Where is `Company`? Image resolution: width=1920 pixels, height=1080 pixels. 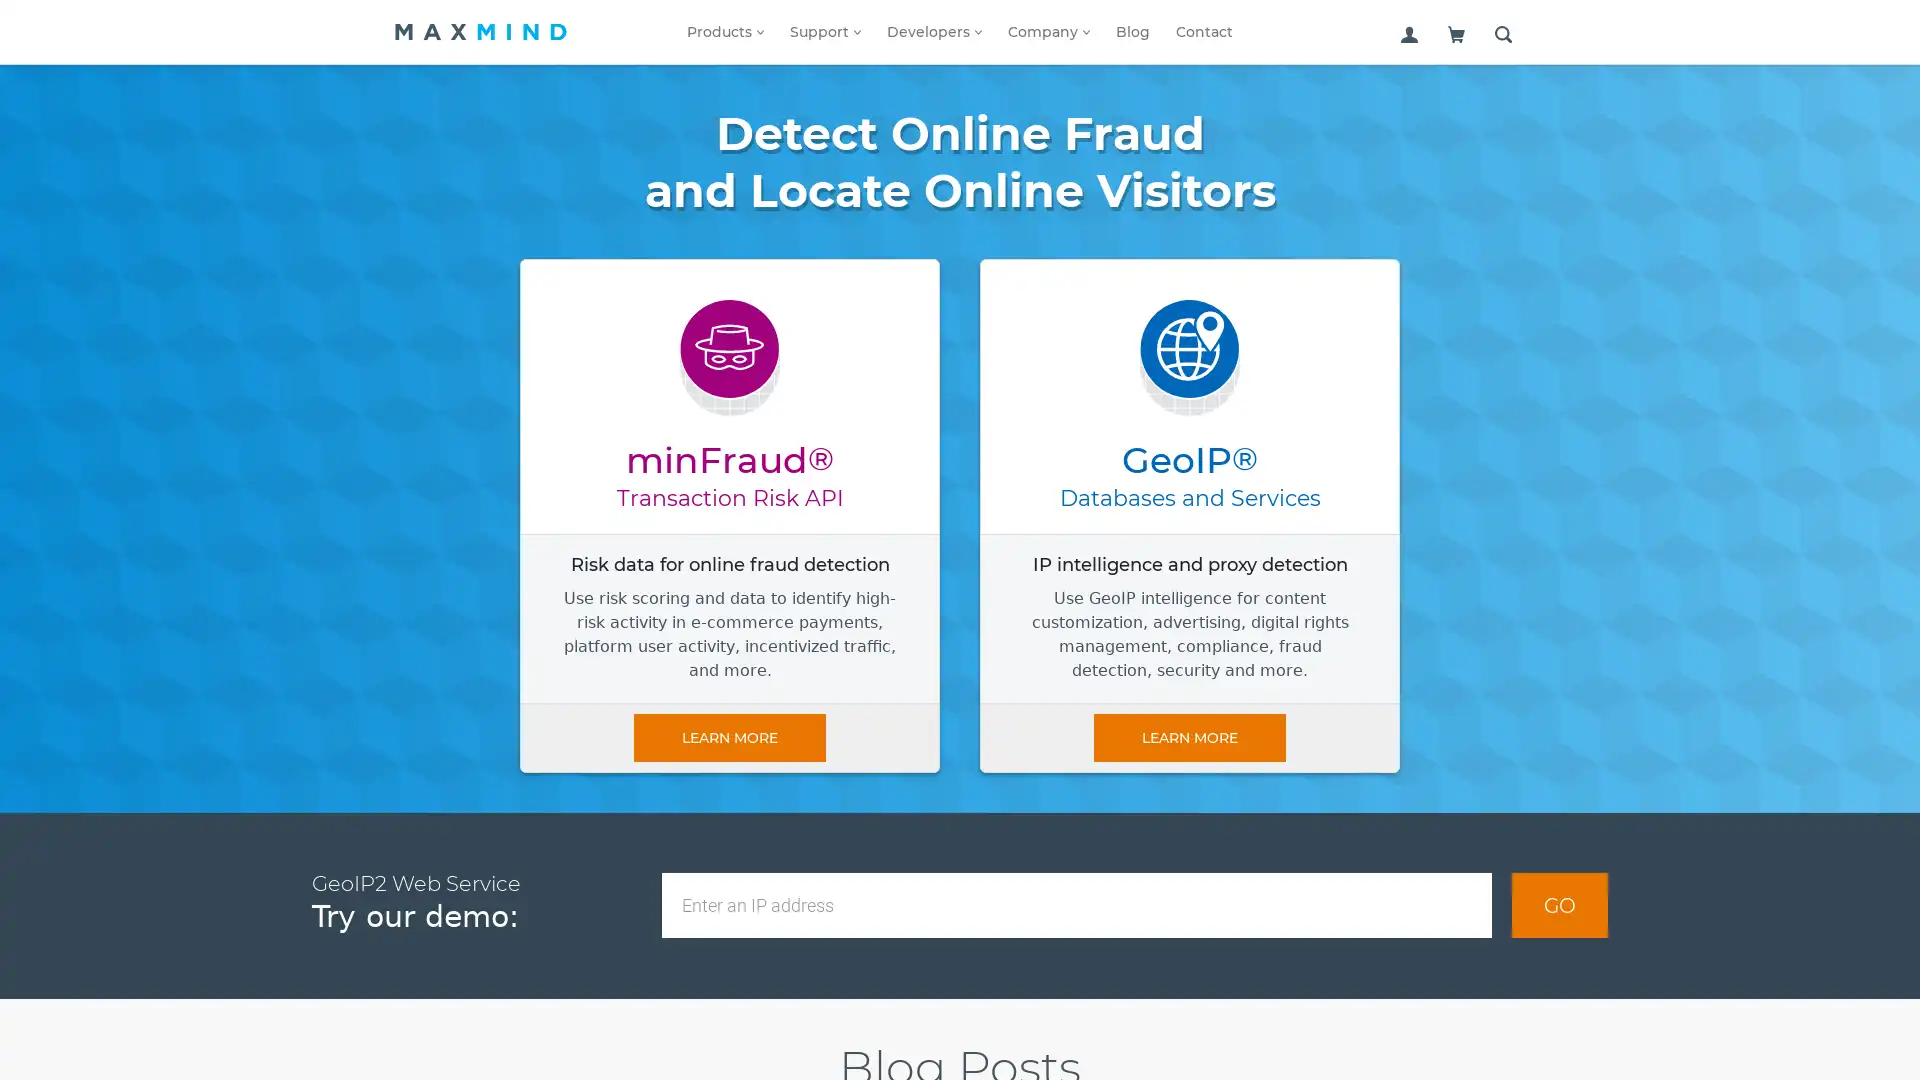
Company is located at coordinates (1048, 31).